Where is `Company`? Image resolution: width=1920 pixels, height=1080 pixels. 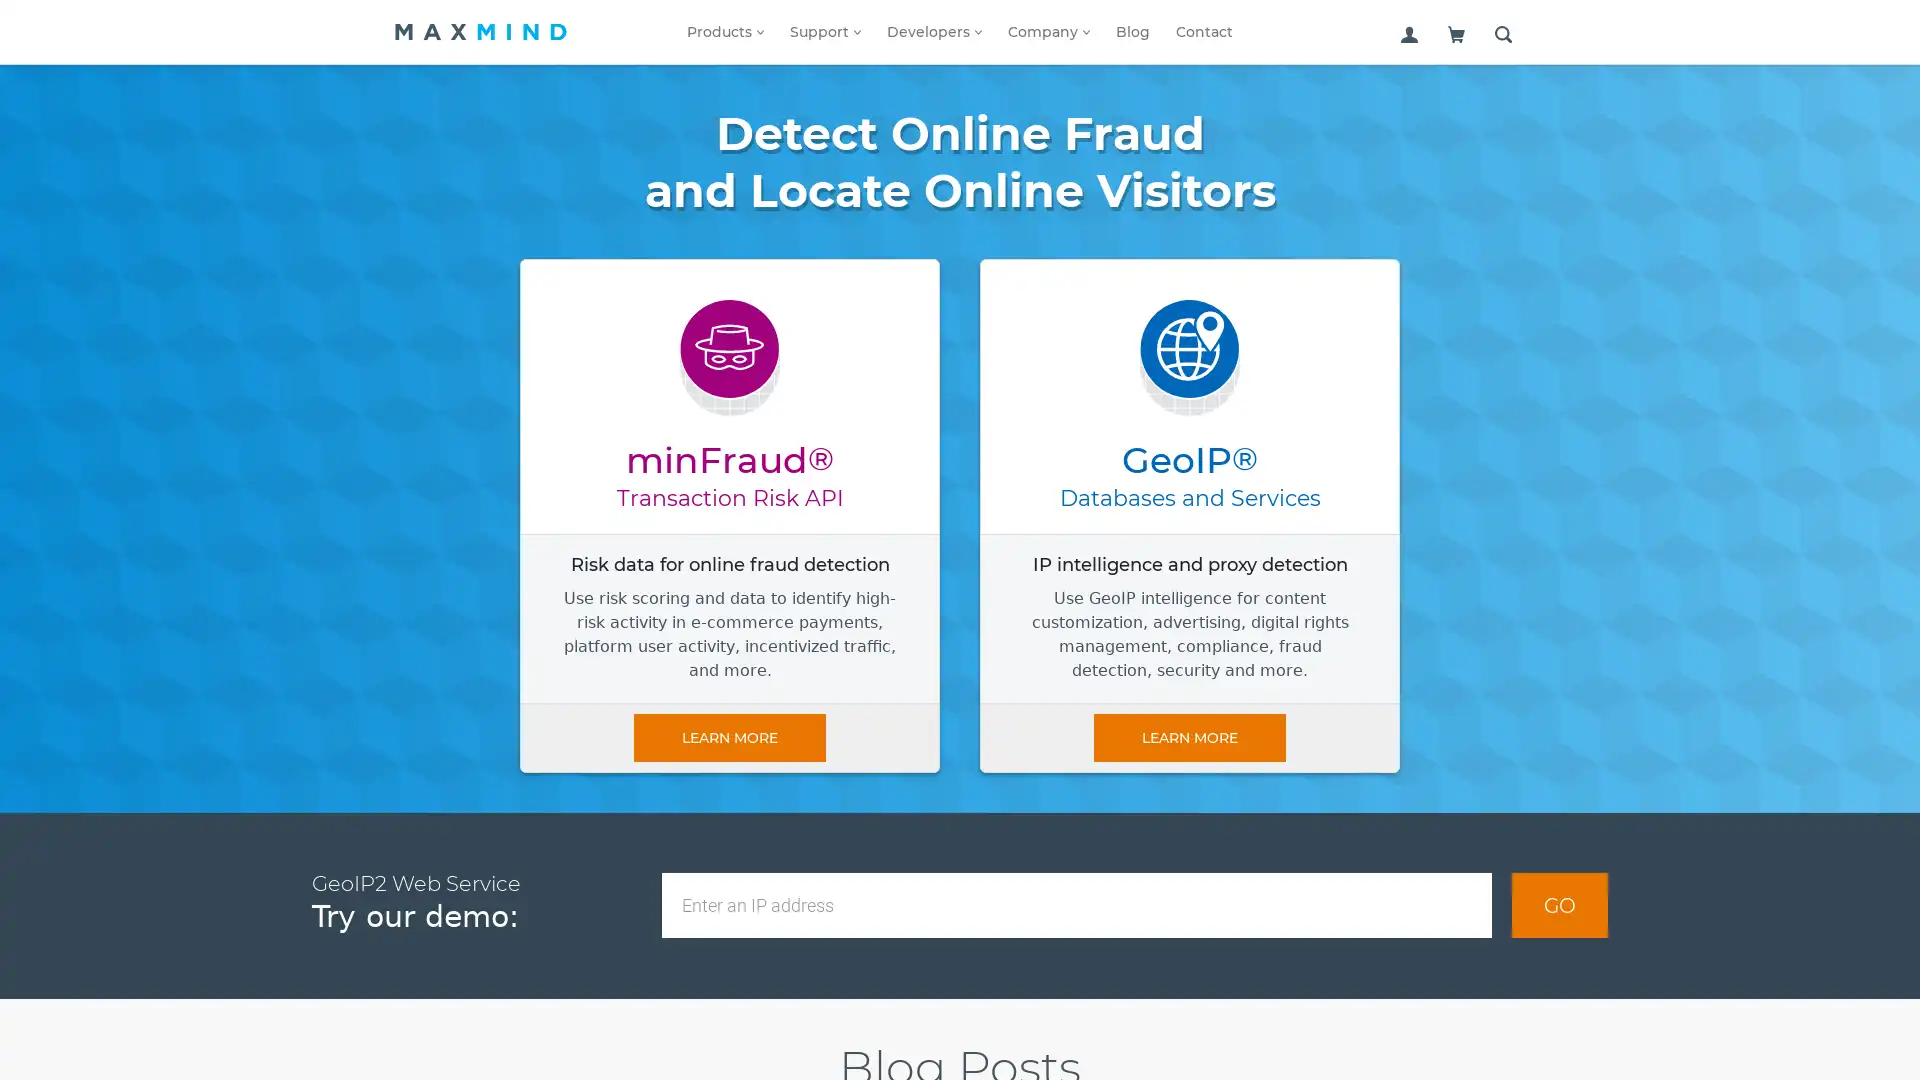
Company is located at coordinates (1048, 31).